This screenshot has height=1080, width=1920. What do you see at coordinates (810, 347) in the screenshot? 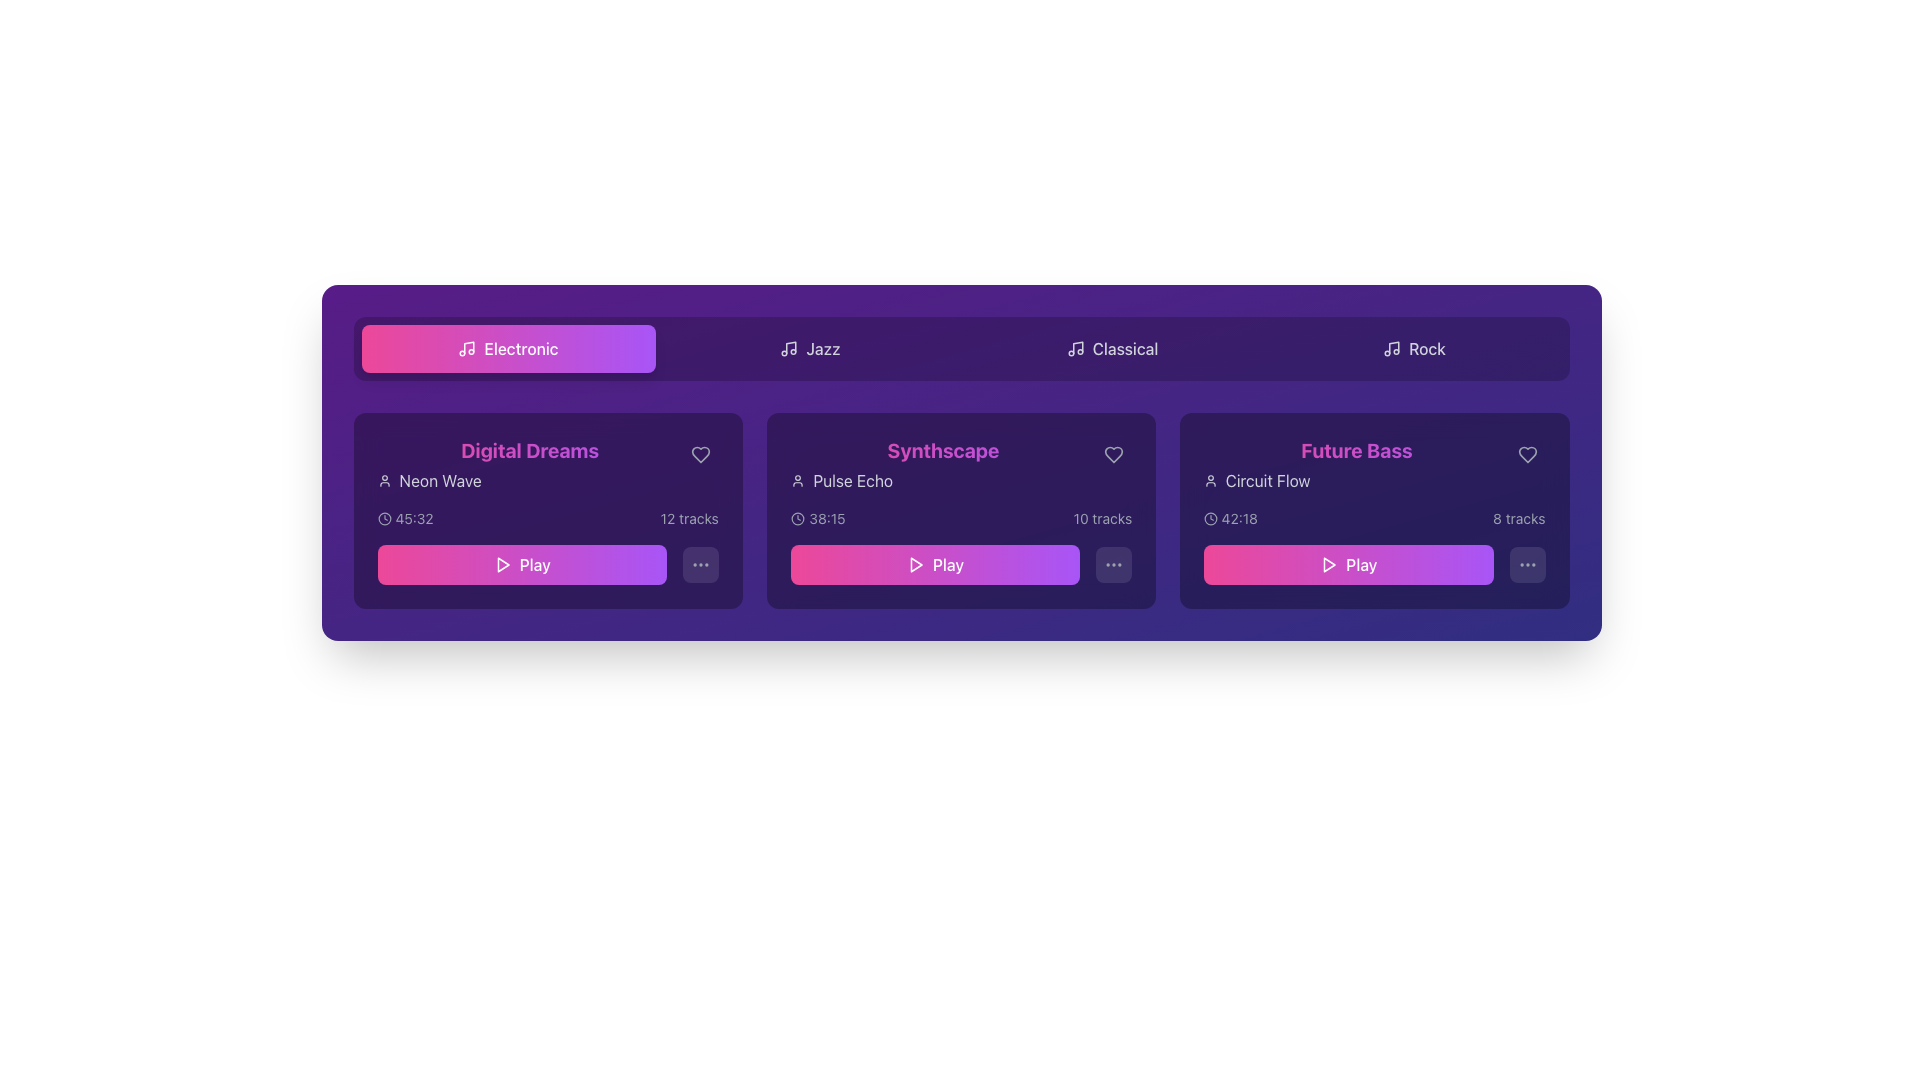
I see `the second button in a horizontal row of four, labeled with an icon related to 'Jazz', to activate the hover effect` at bounding box center [810, 347].